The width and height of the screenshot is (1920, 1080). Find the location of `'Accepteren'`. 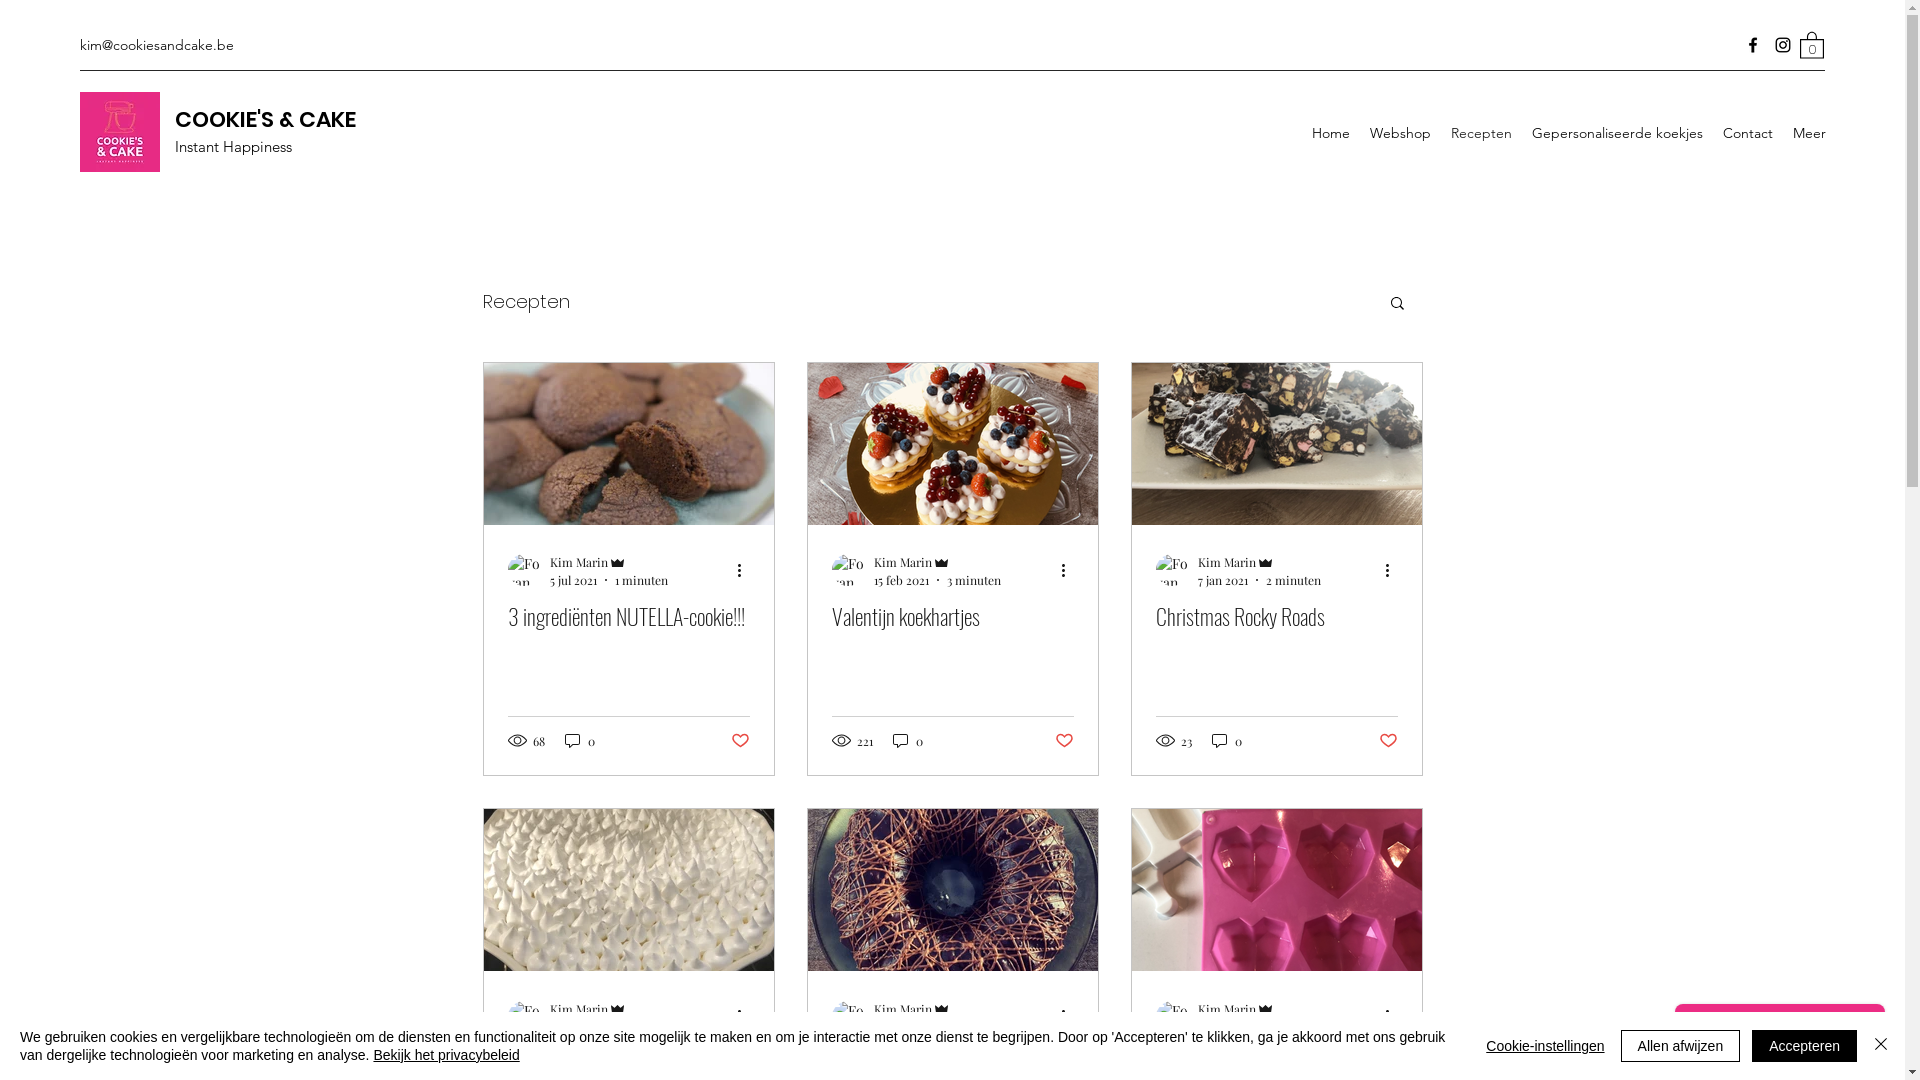

'Accepteren' is located at coordinates (1804, 1044).